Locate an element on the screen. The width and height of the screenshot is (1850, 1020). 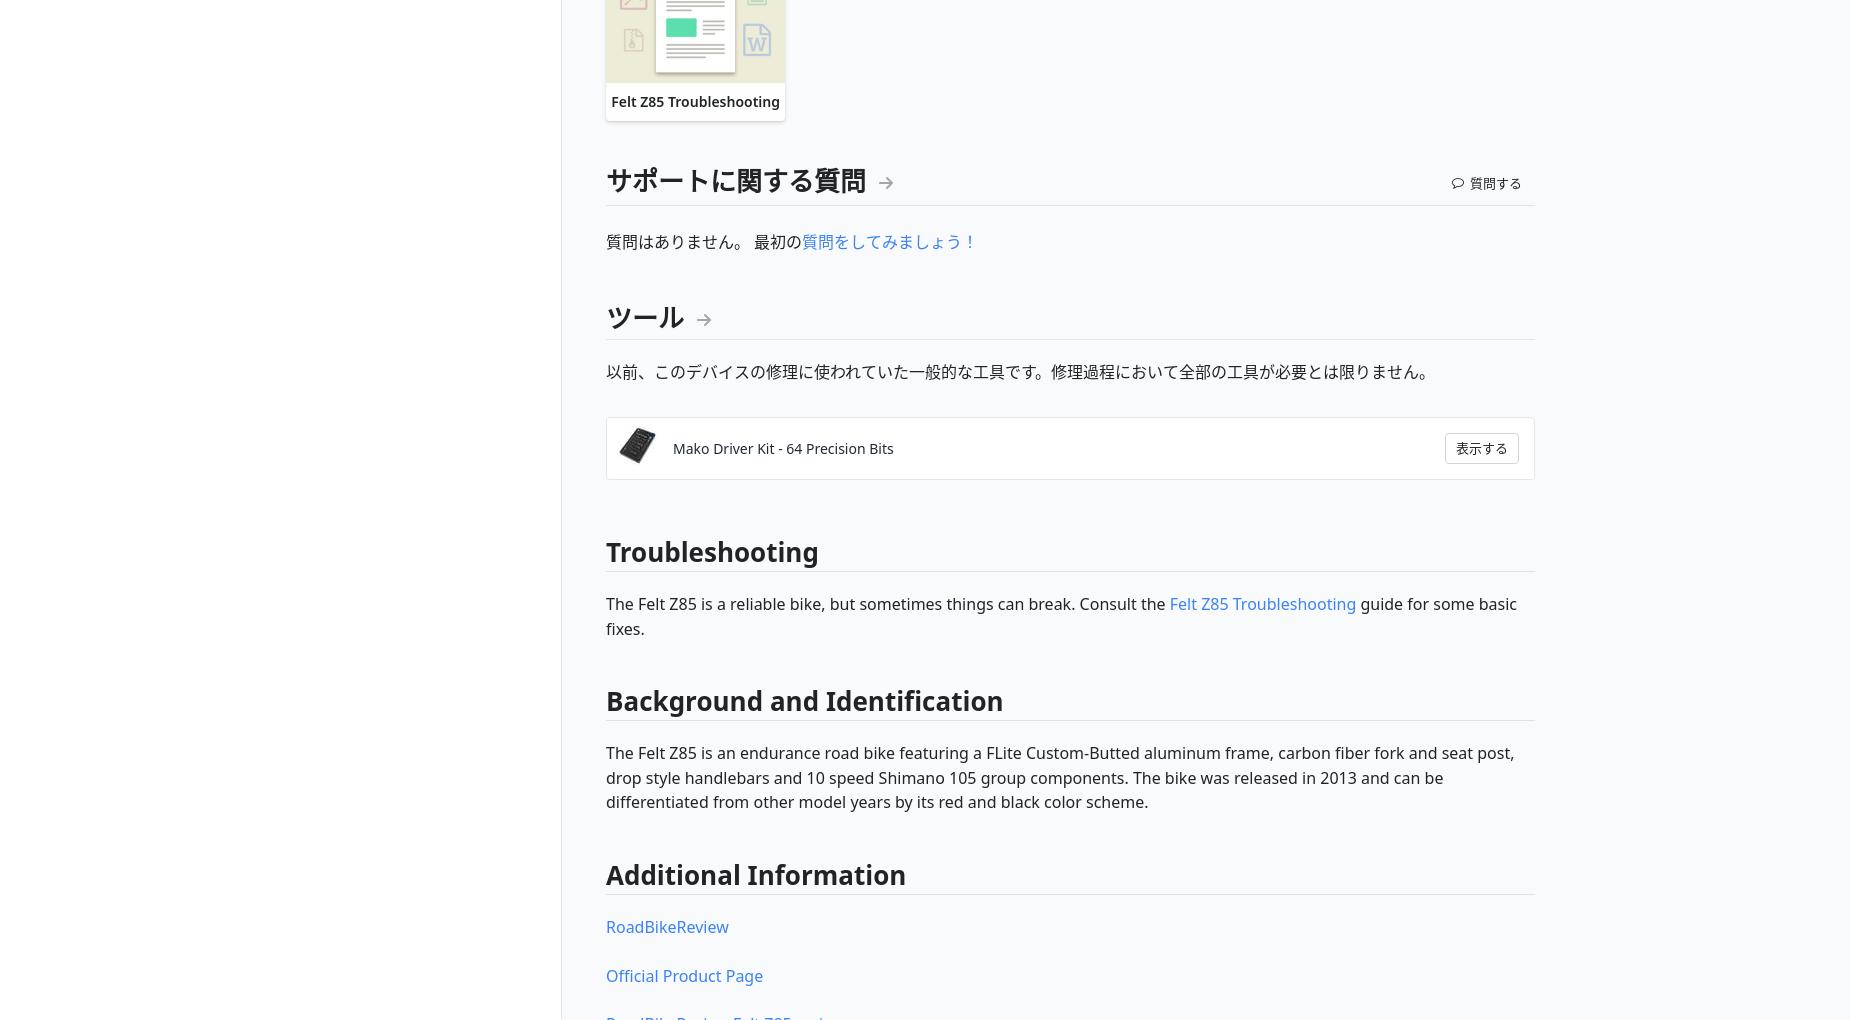
'Official Product Page' is located at coordinates (684, 974).